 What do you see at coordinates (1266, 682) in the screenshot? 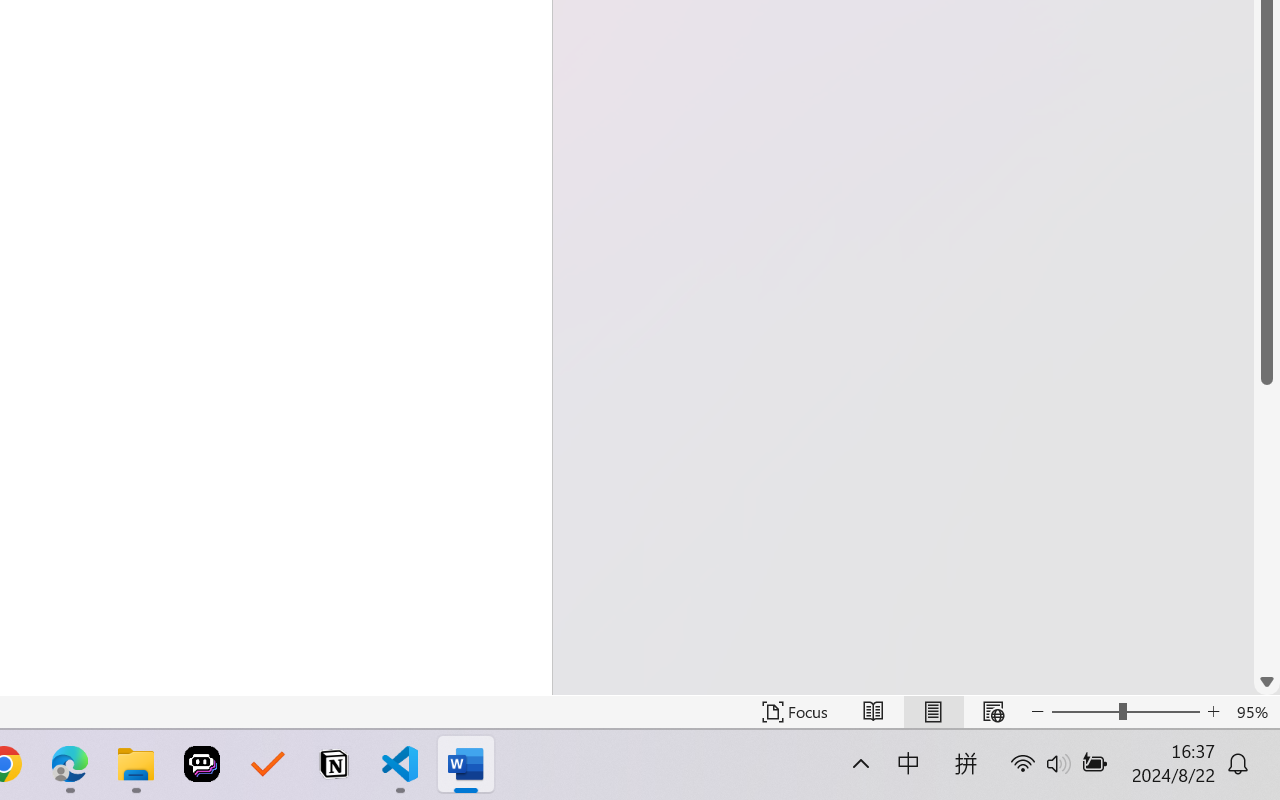
I see `'Line down'` at bounding box center [1266, 682].